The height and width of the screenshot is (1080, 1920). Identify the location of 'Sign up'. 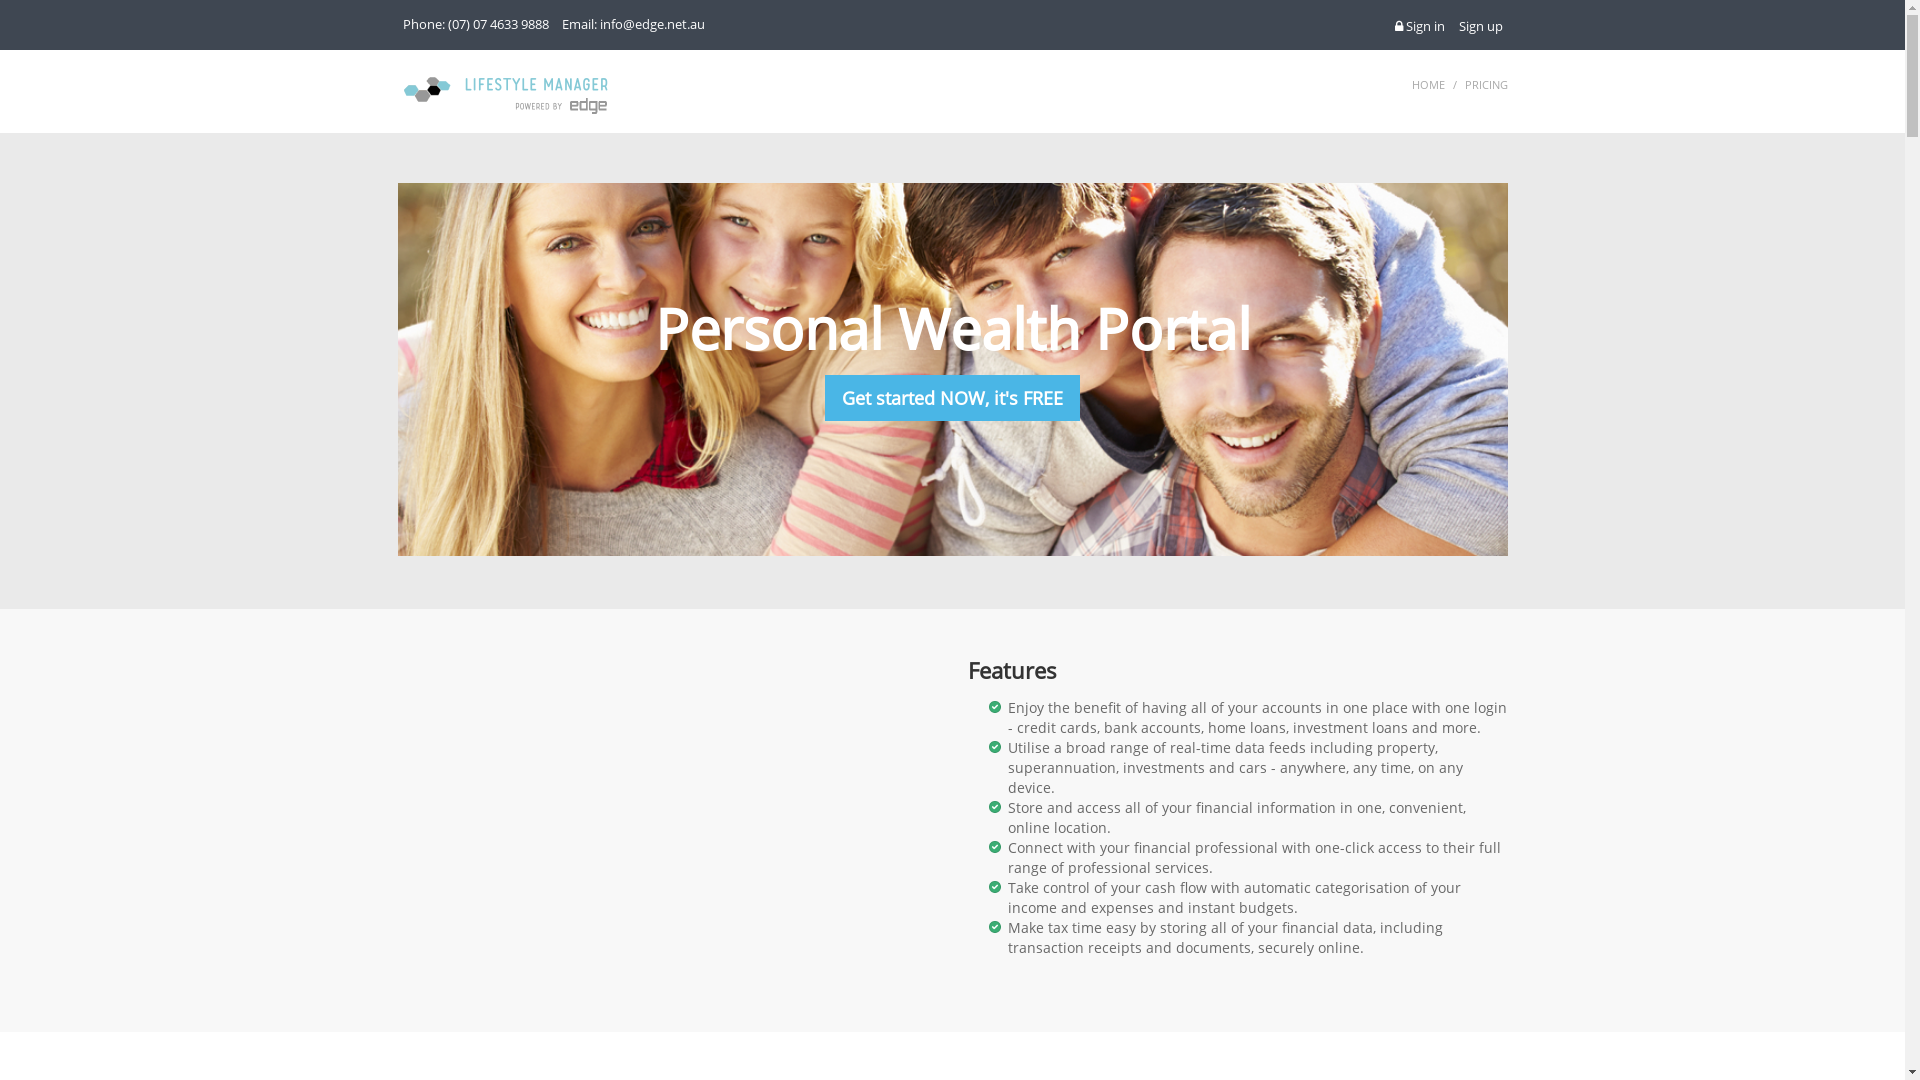
(1479, 26).